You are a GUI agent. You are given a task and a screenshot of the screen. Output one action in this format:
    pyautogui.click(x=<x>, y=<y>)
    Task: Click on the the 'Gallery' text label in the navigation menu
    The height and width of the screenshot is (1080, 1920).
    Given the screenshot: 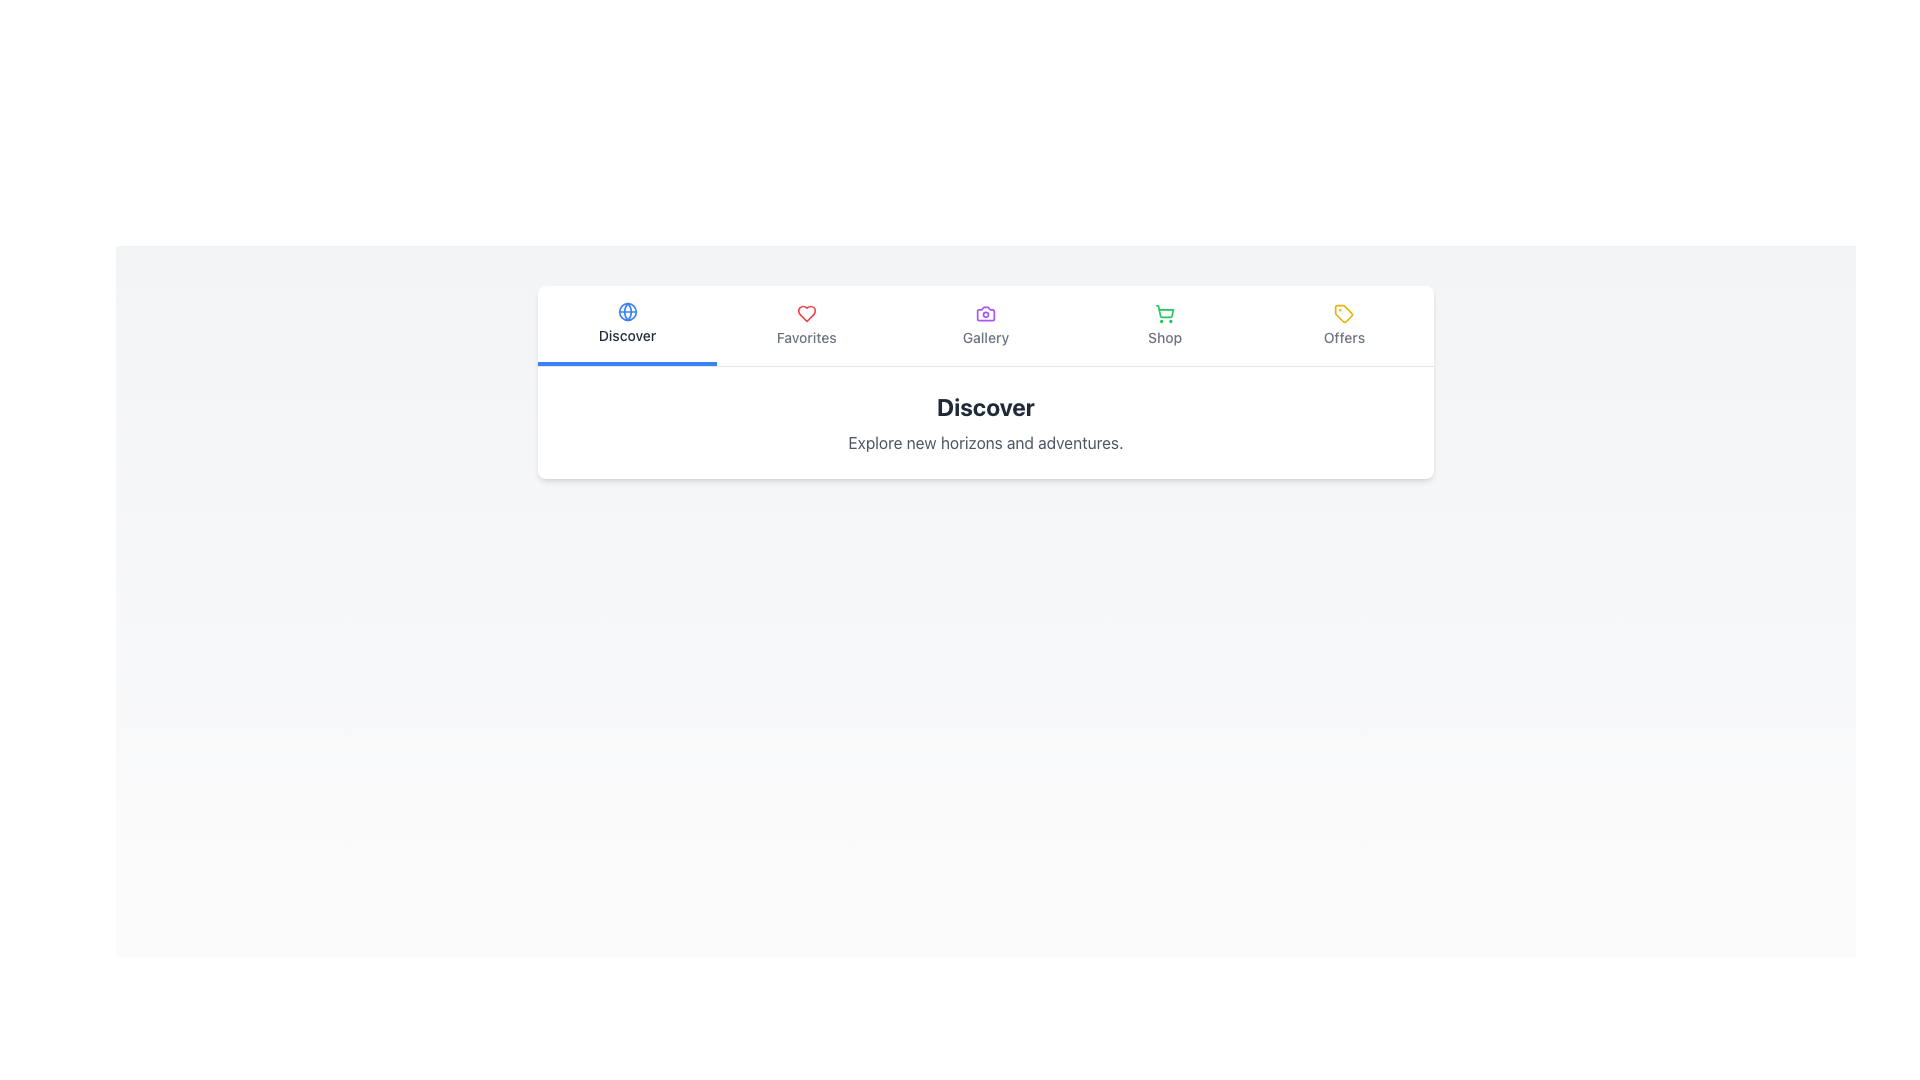 What is the action you would take?
    pyautogui.click(x=985, y=337)
    